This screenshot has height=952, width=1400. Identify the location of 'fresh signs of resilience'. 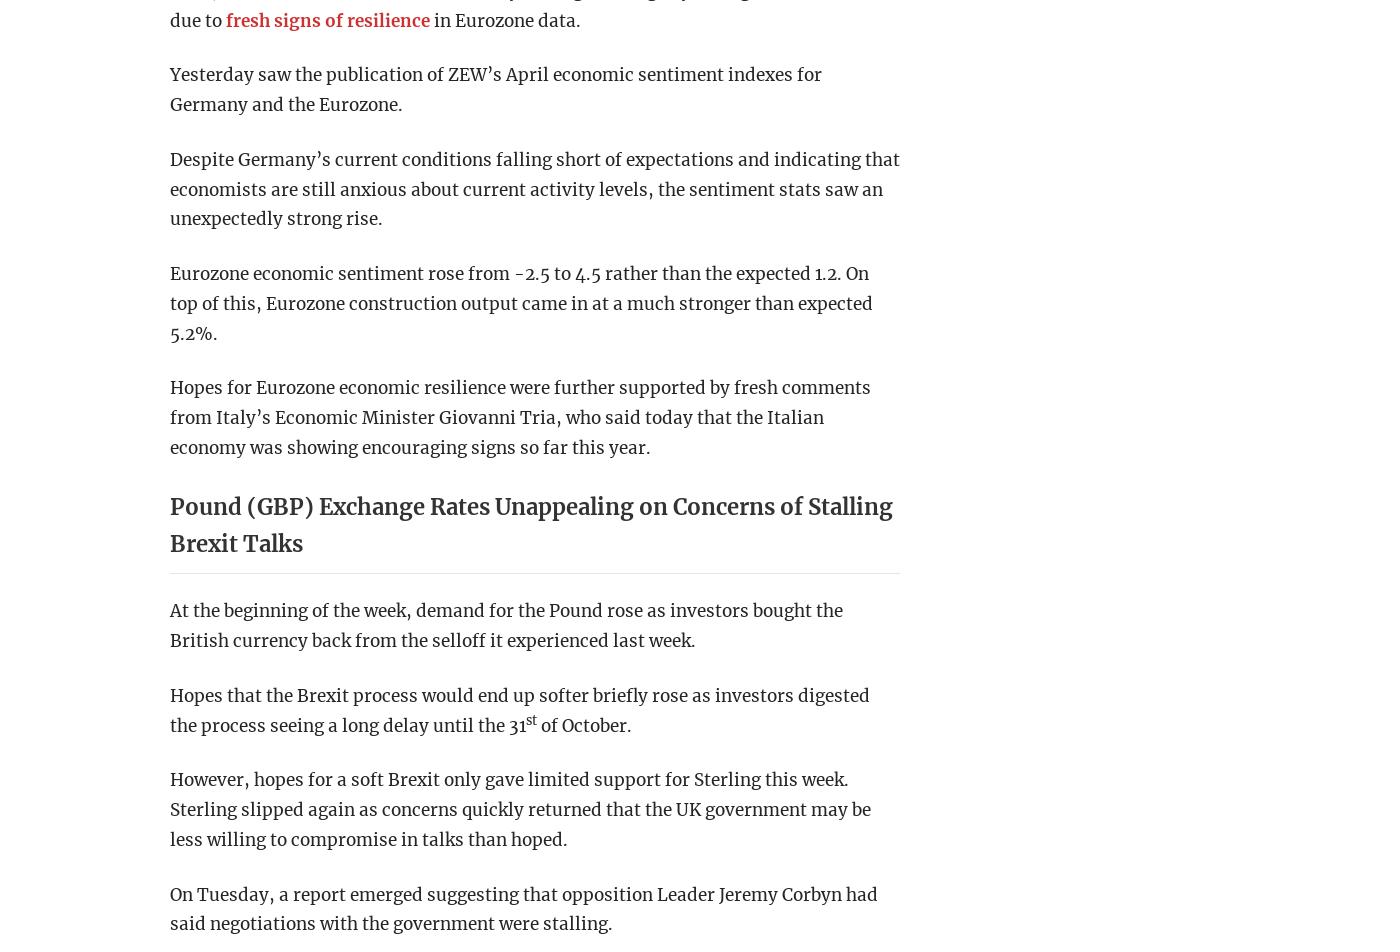
(328, 19).